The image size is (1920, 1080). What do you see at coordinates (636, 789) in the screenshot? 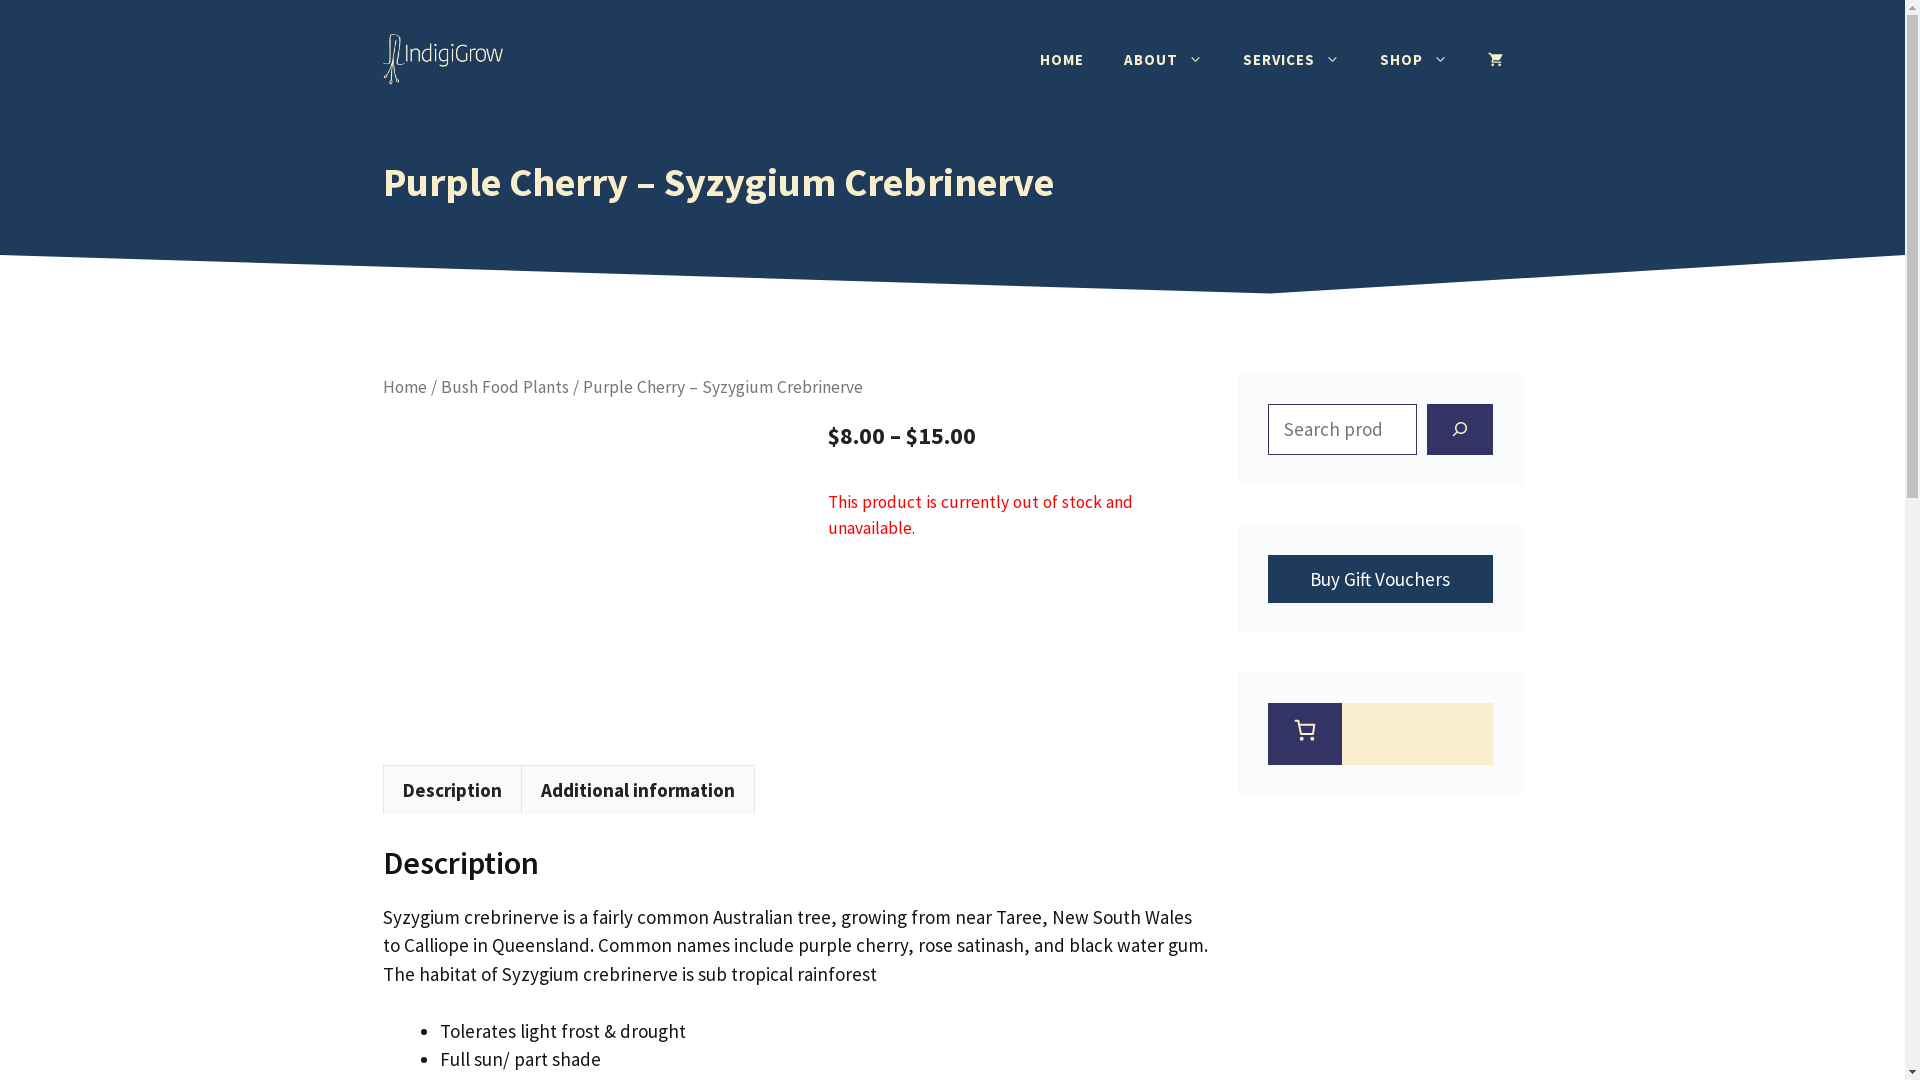
I see `'Additional information'` at bounding box center [636, 789].